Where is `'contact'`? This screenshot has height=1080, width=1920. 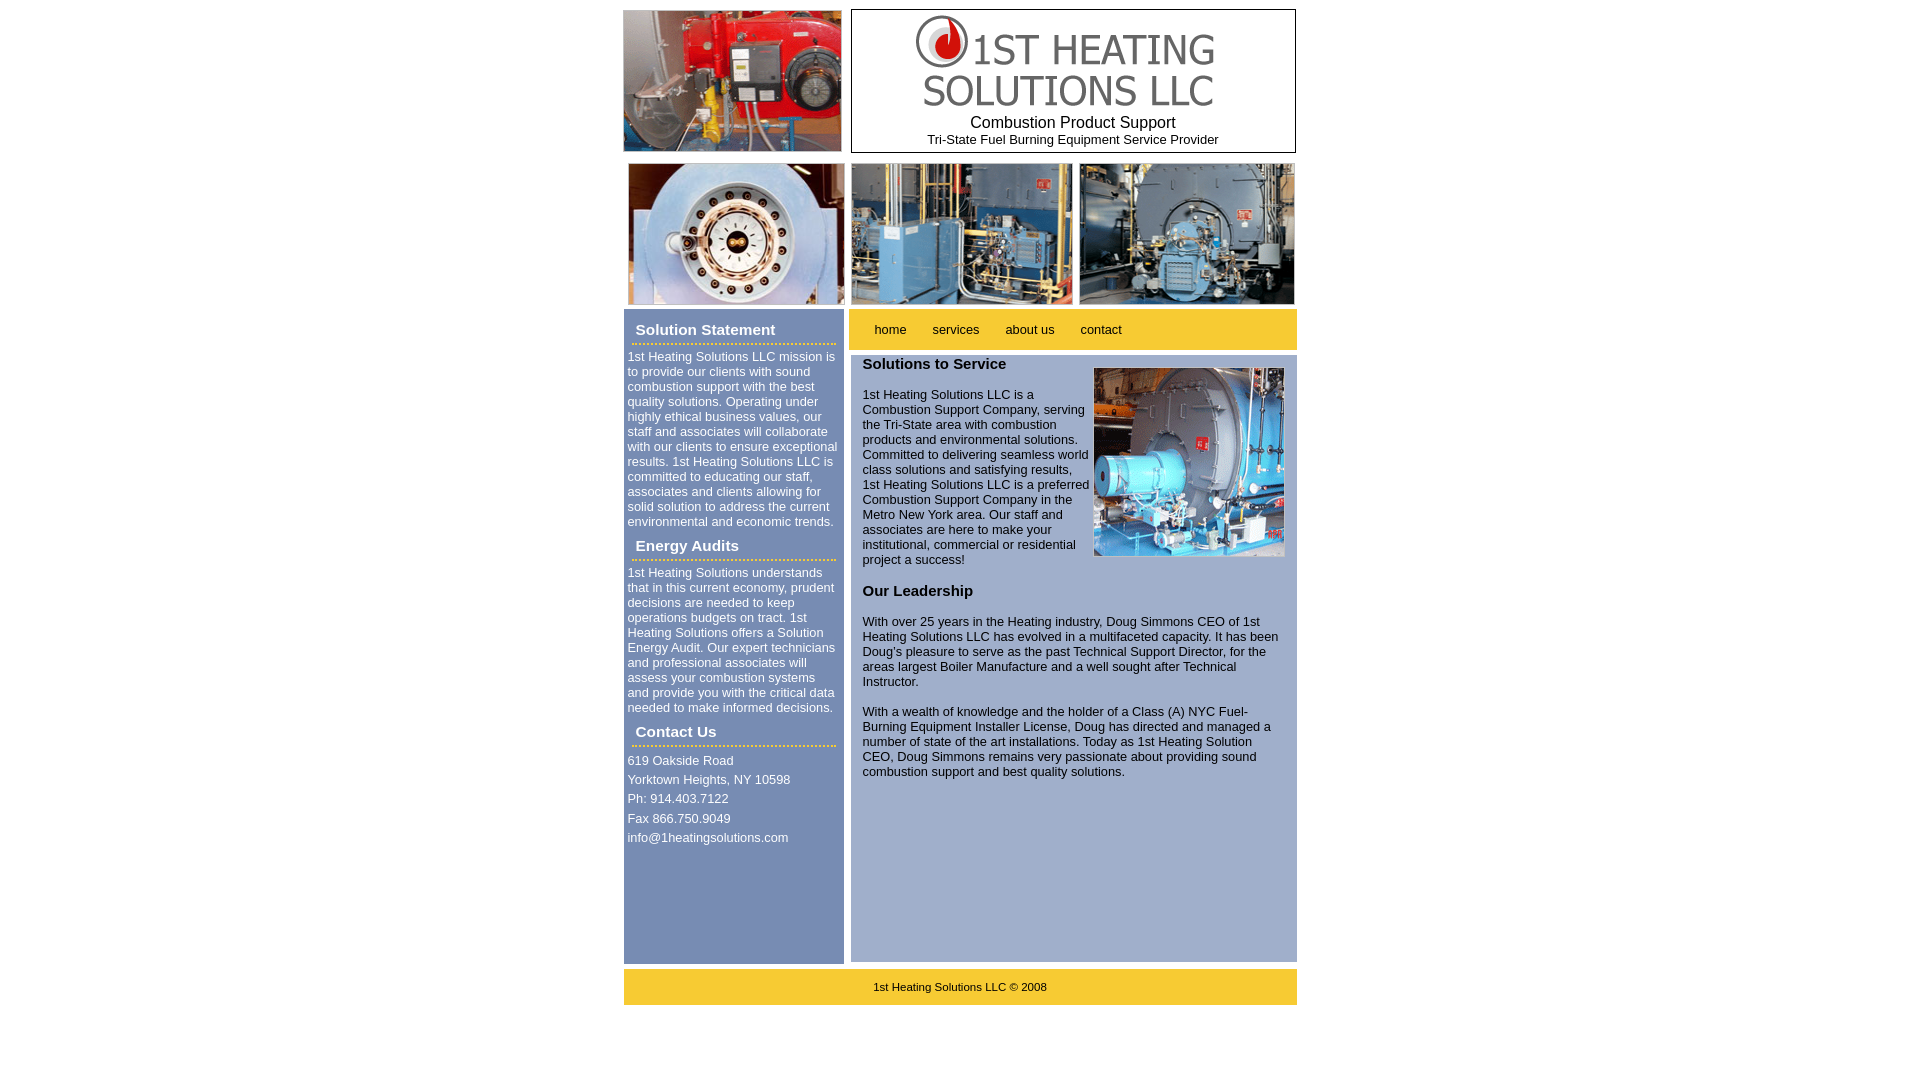
'contact' is located at coordinates (1100, 328).